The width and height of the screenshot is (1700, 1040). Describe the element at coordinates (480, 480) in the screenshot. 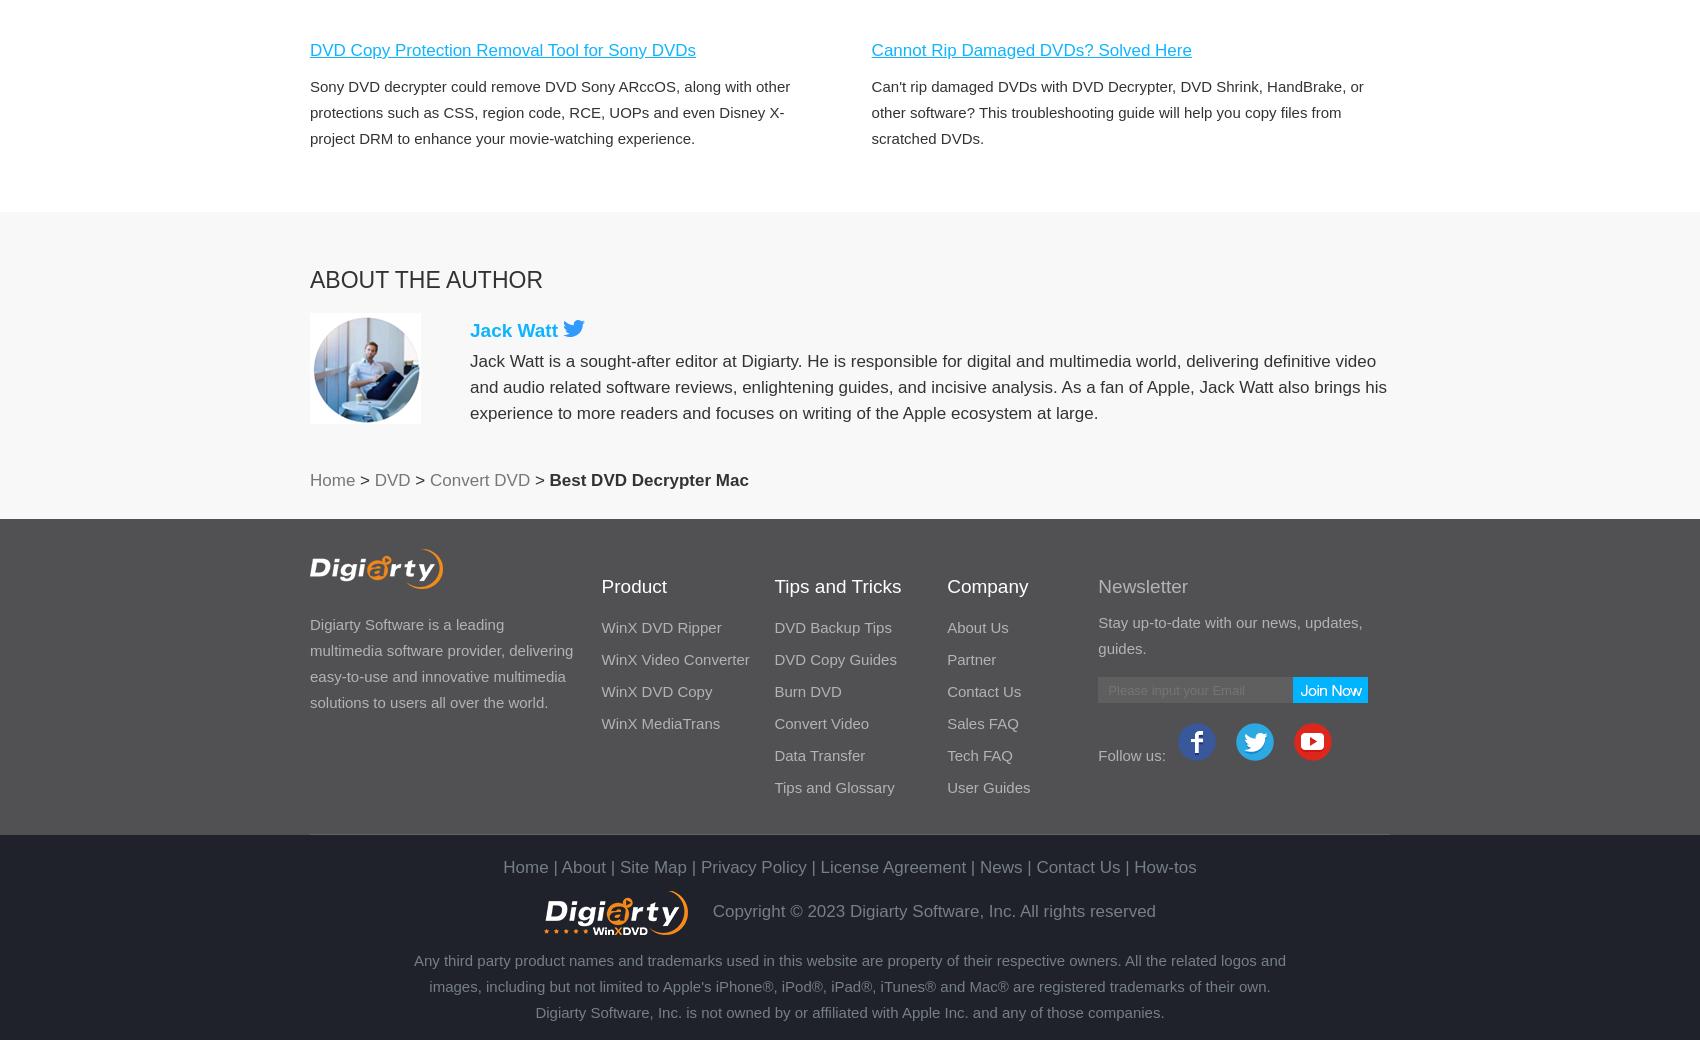

I see `'Convert DVD'` at that location.